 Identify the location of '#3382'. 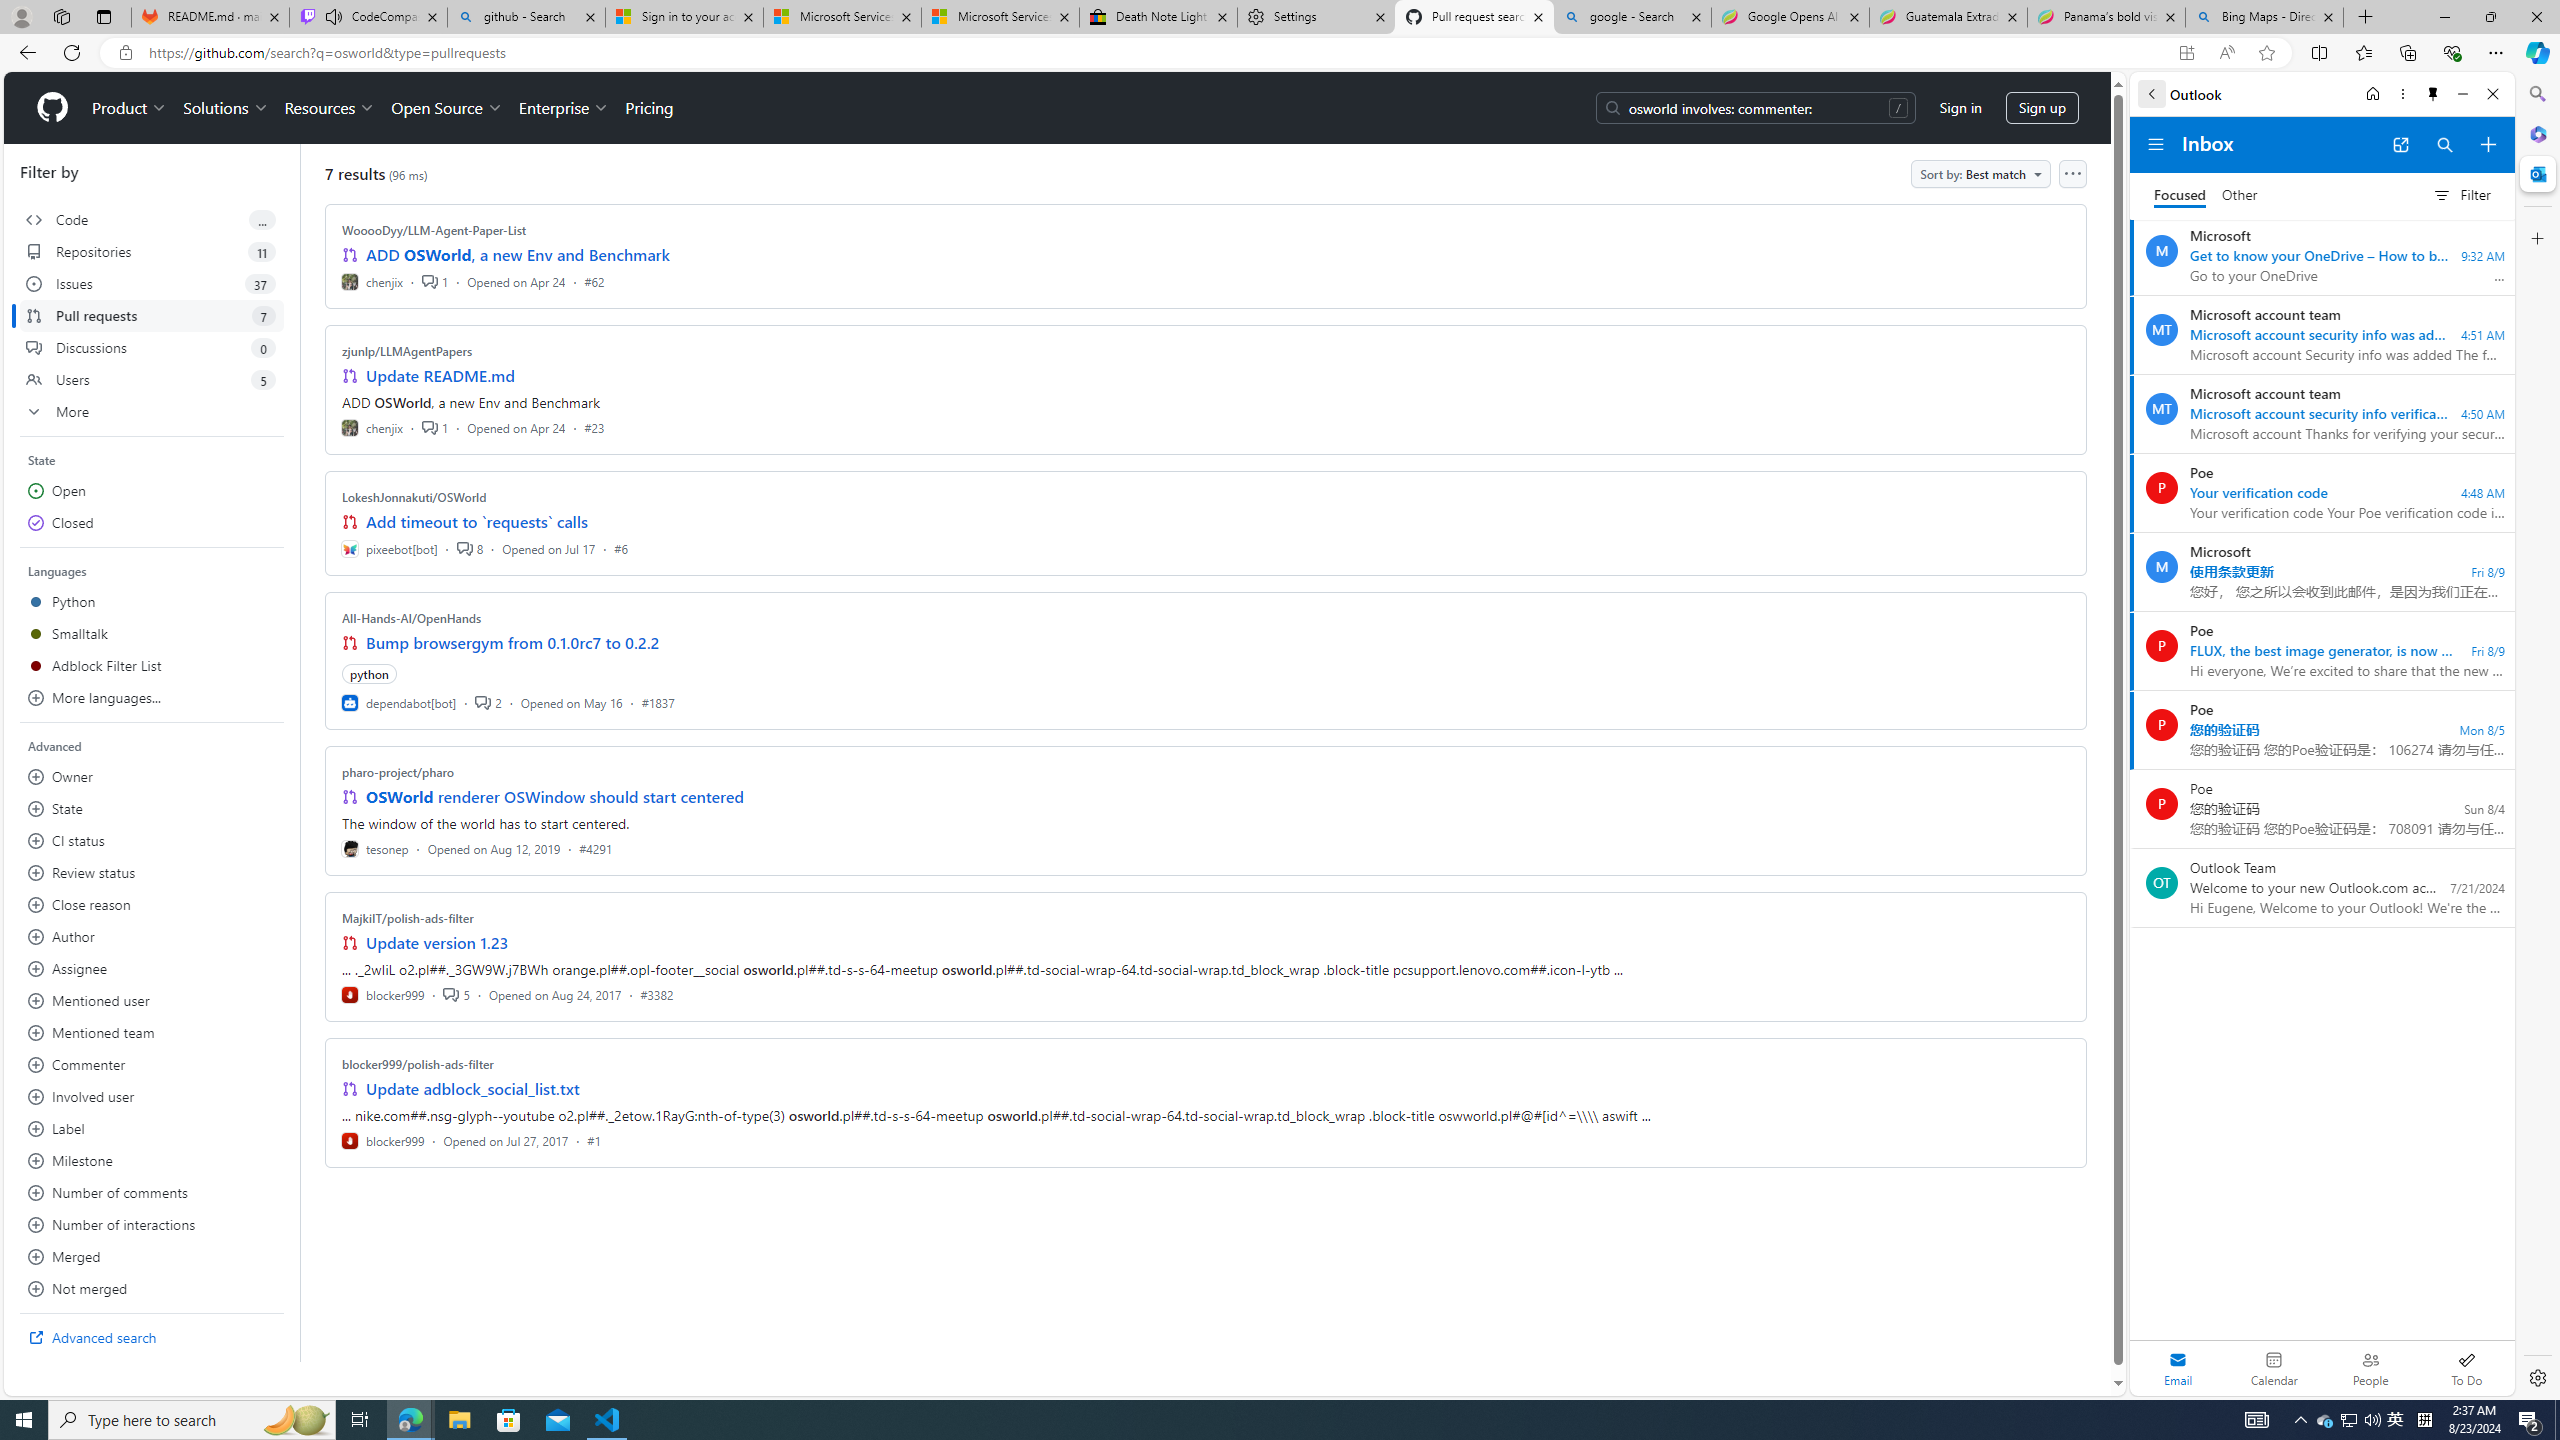
(656, 993).